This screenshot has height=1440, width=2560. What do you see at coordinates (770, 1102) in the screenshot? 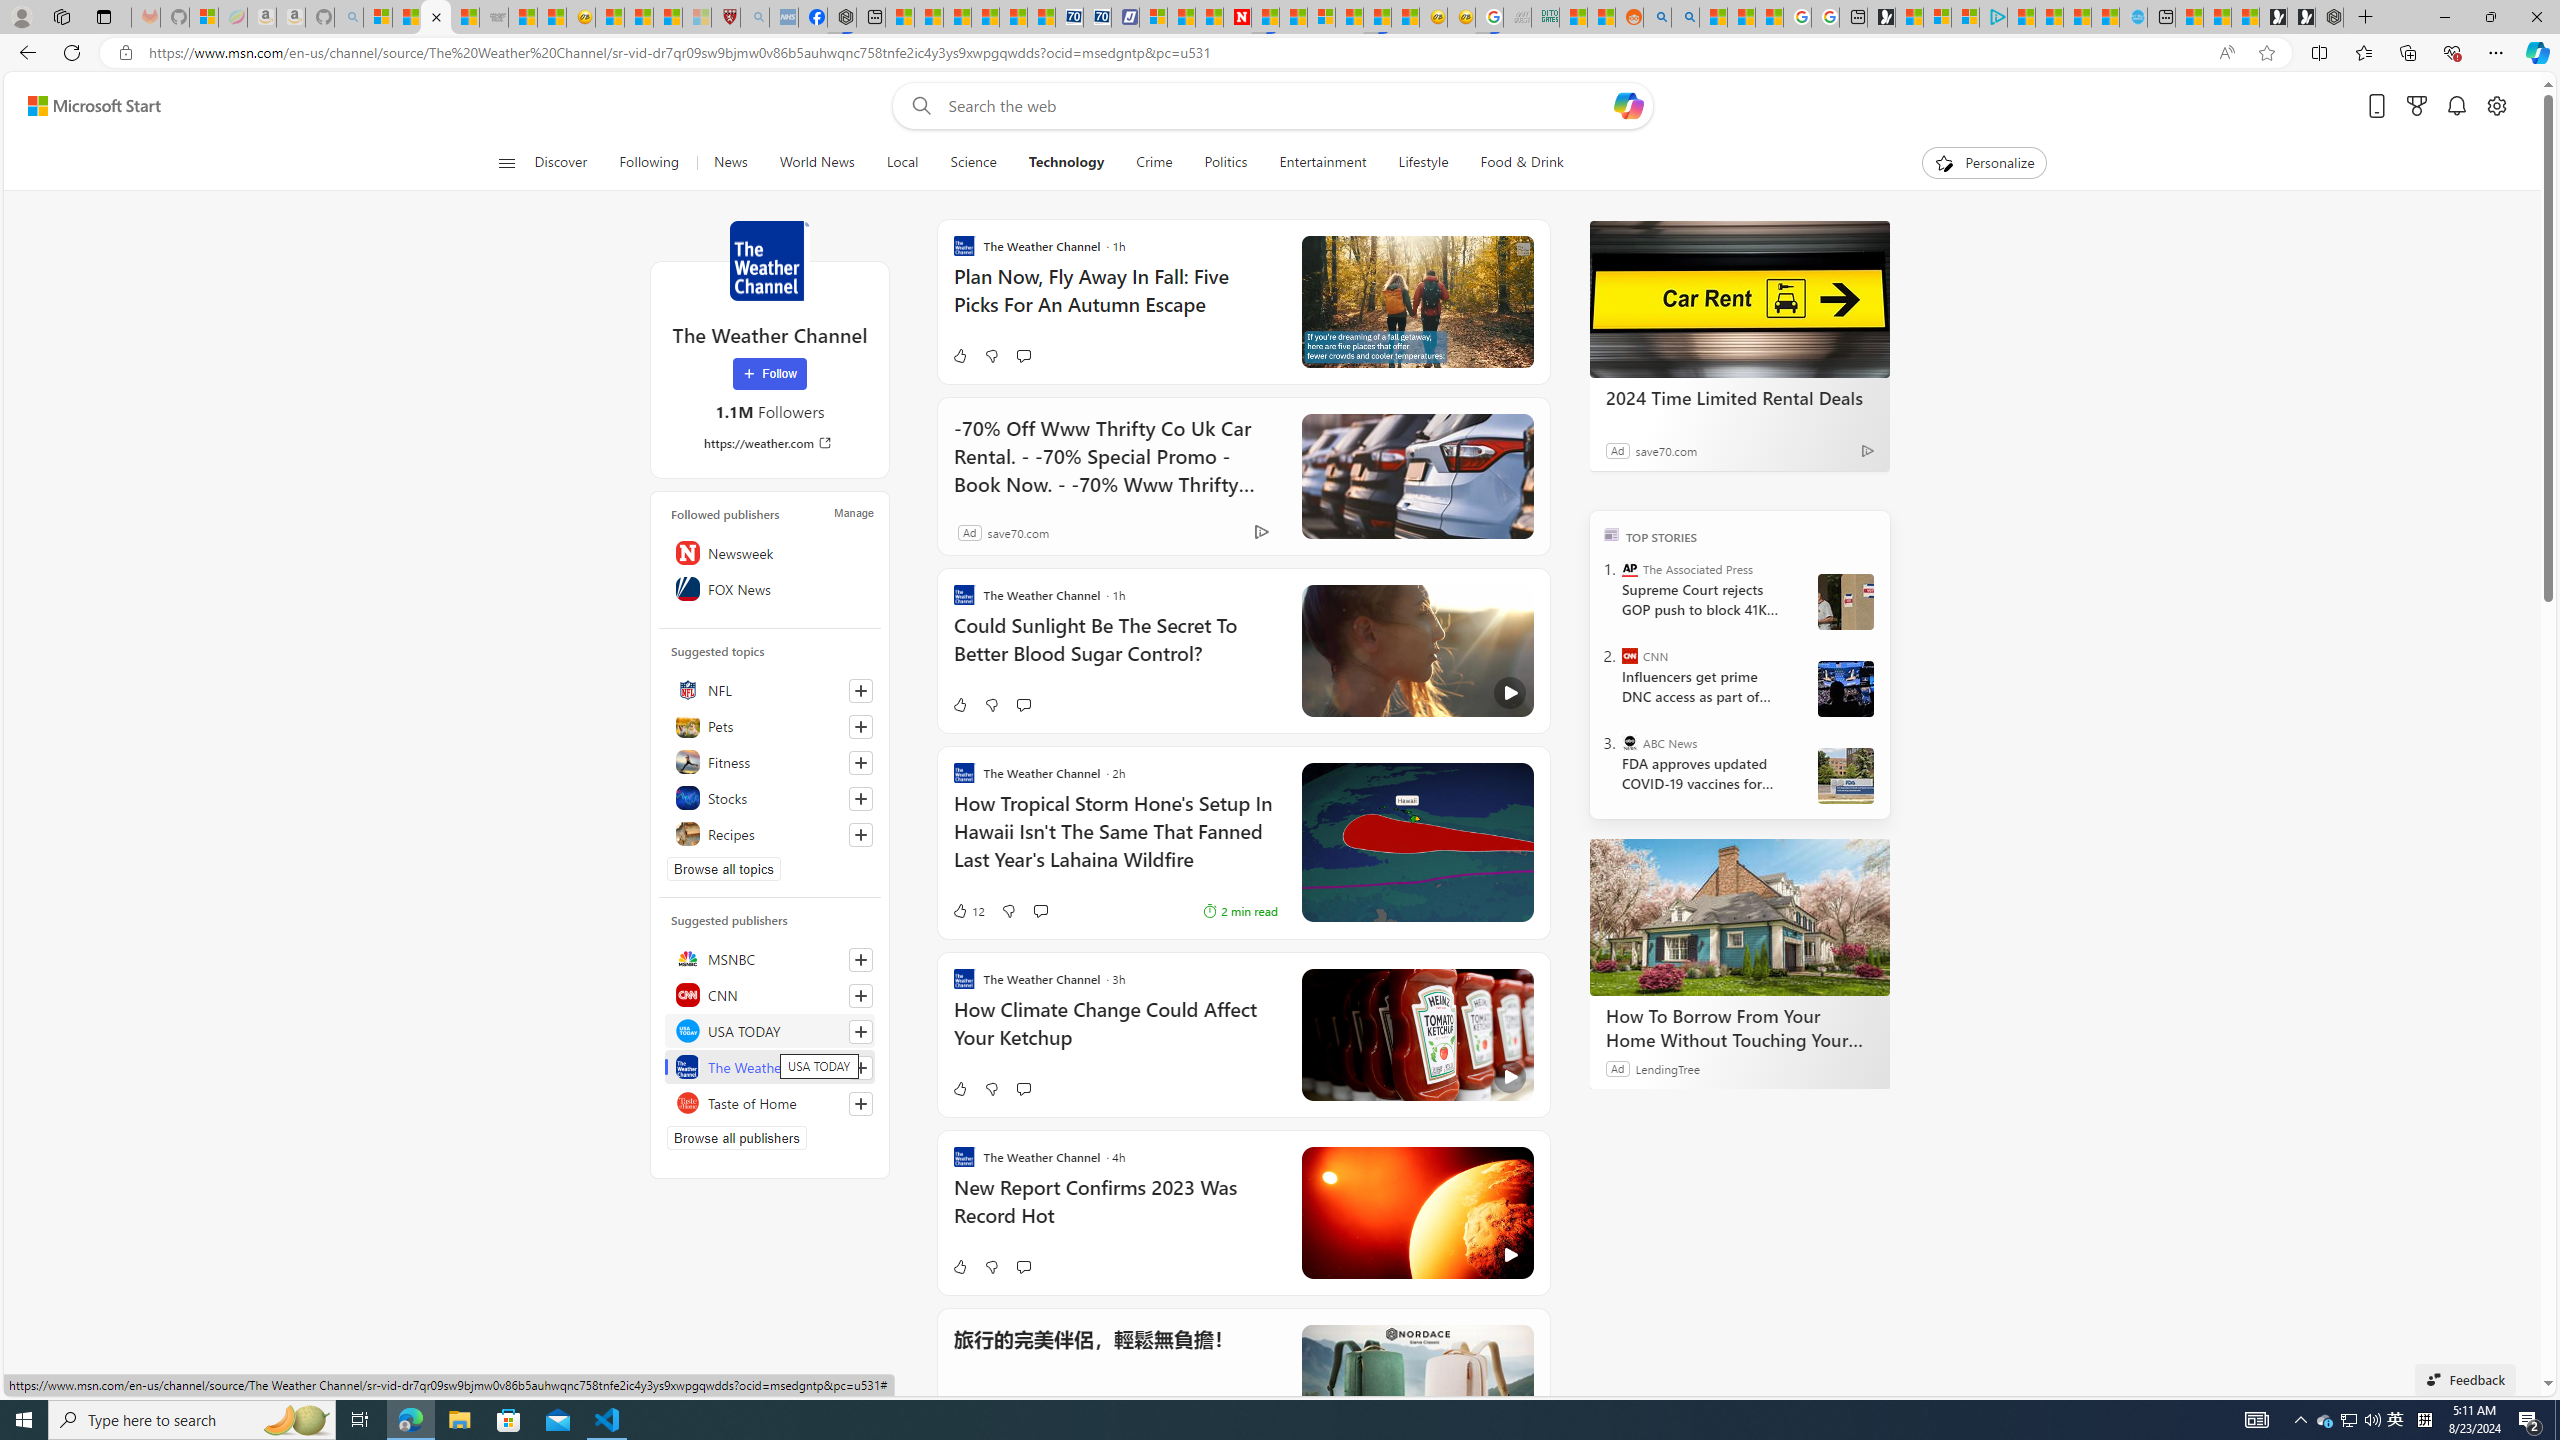
I see `'Taste of Home'` at bounding box center [770, 1102].